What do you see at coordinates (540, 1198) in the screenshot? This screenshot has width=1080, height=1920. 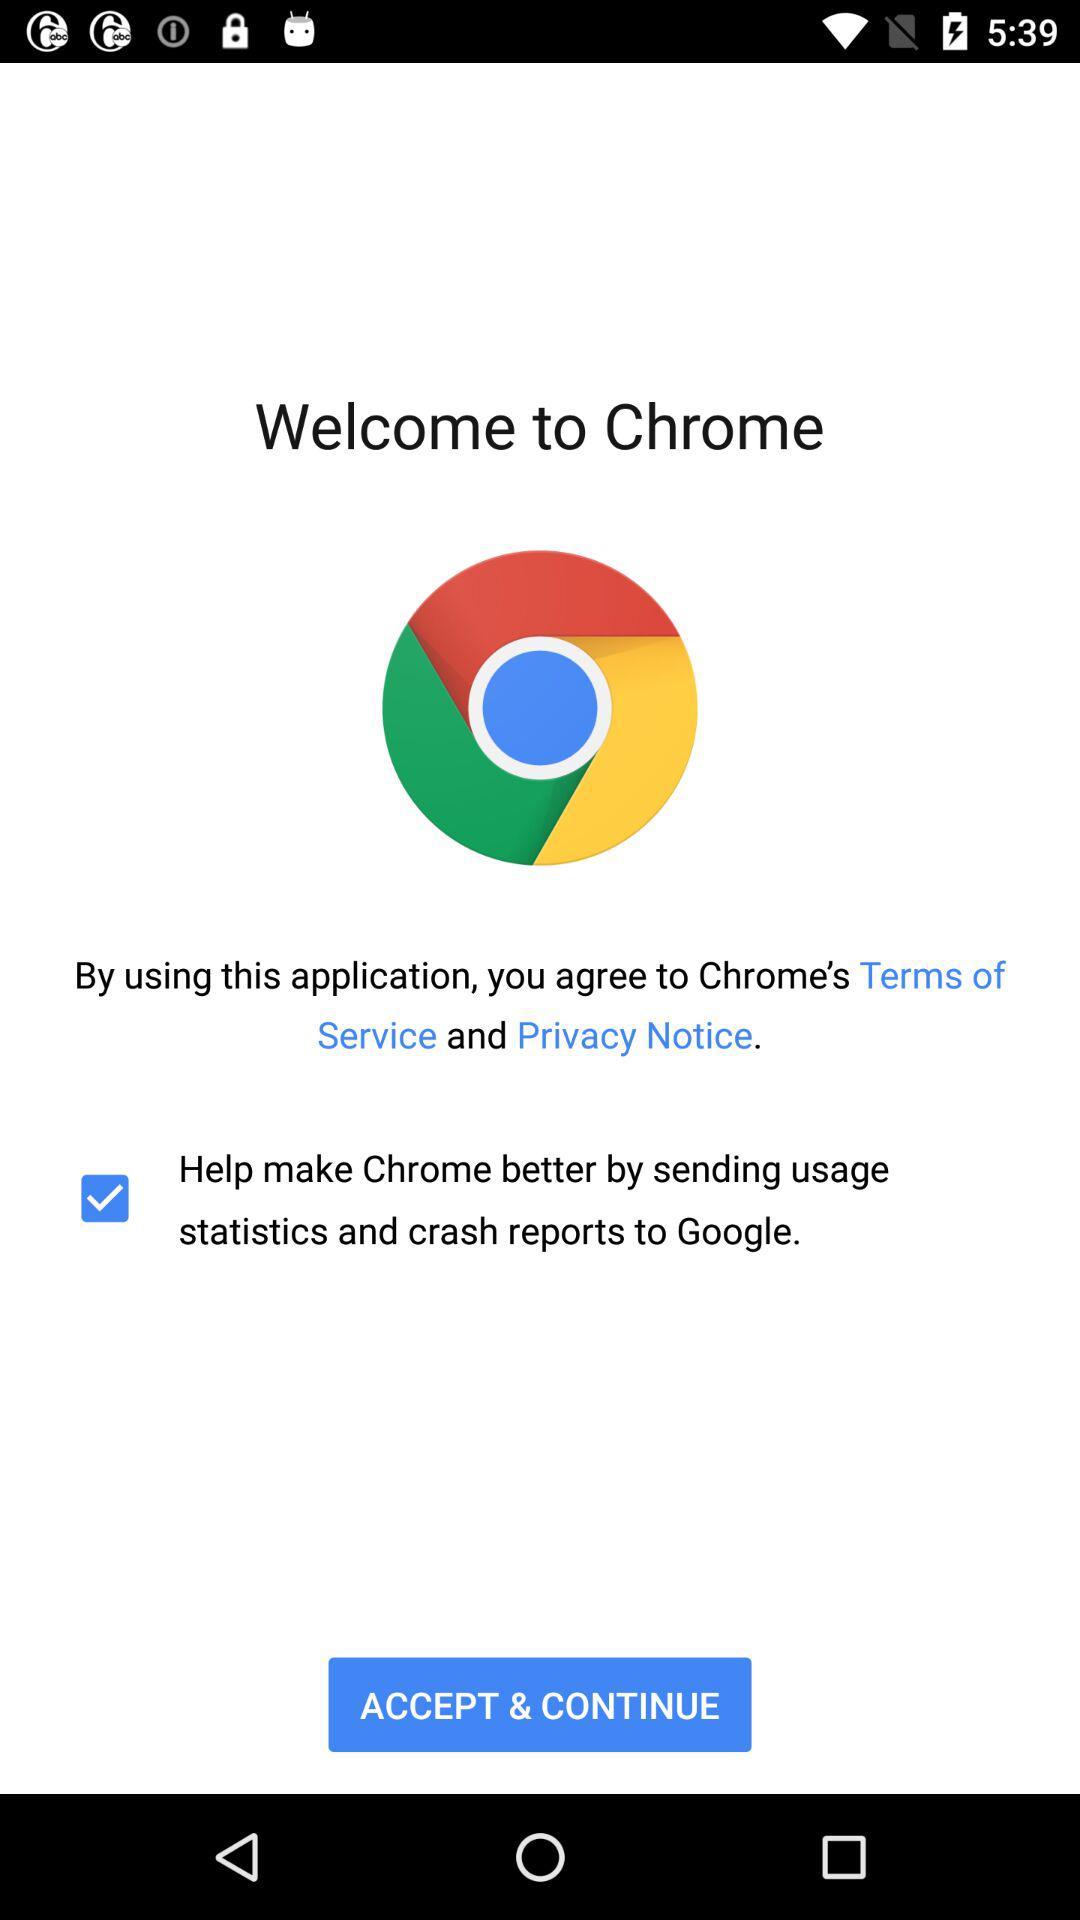 I see `the help make chrome icon` at bounding box center [540, 1198].